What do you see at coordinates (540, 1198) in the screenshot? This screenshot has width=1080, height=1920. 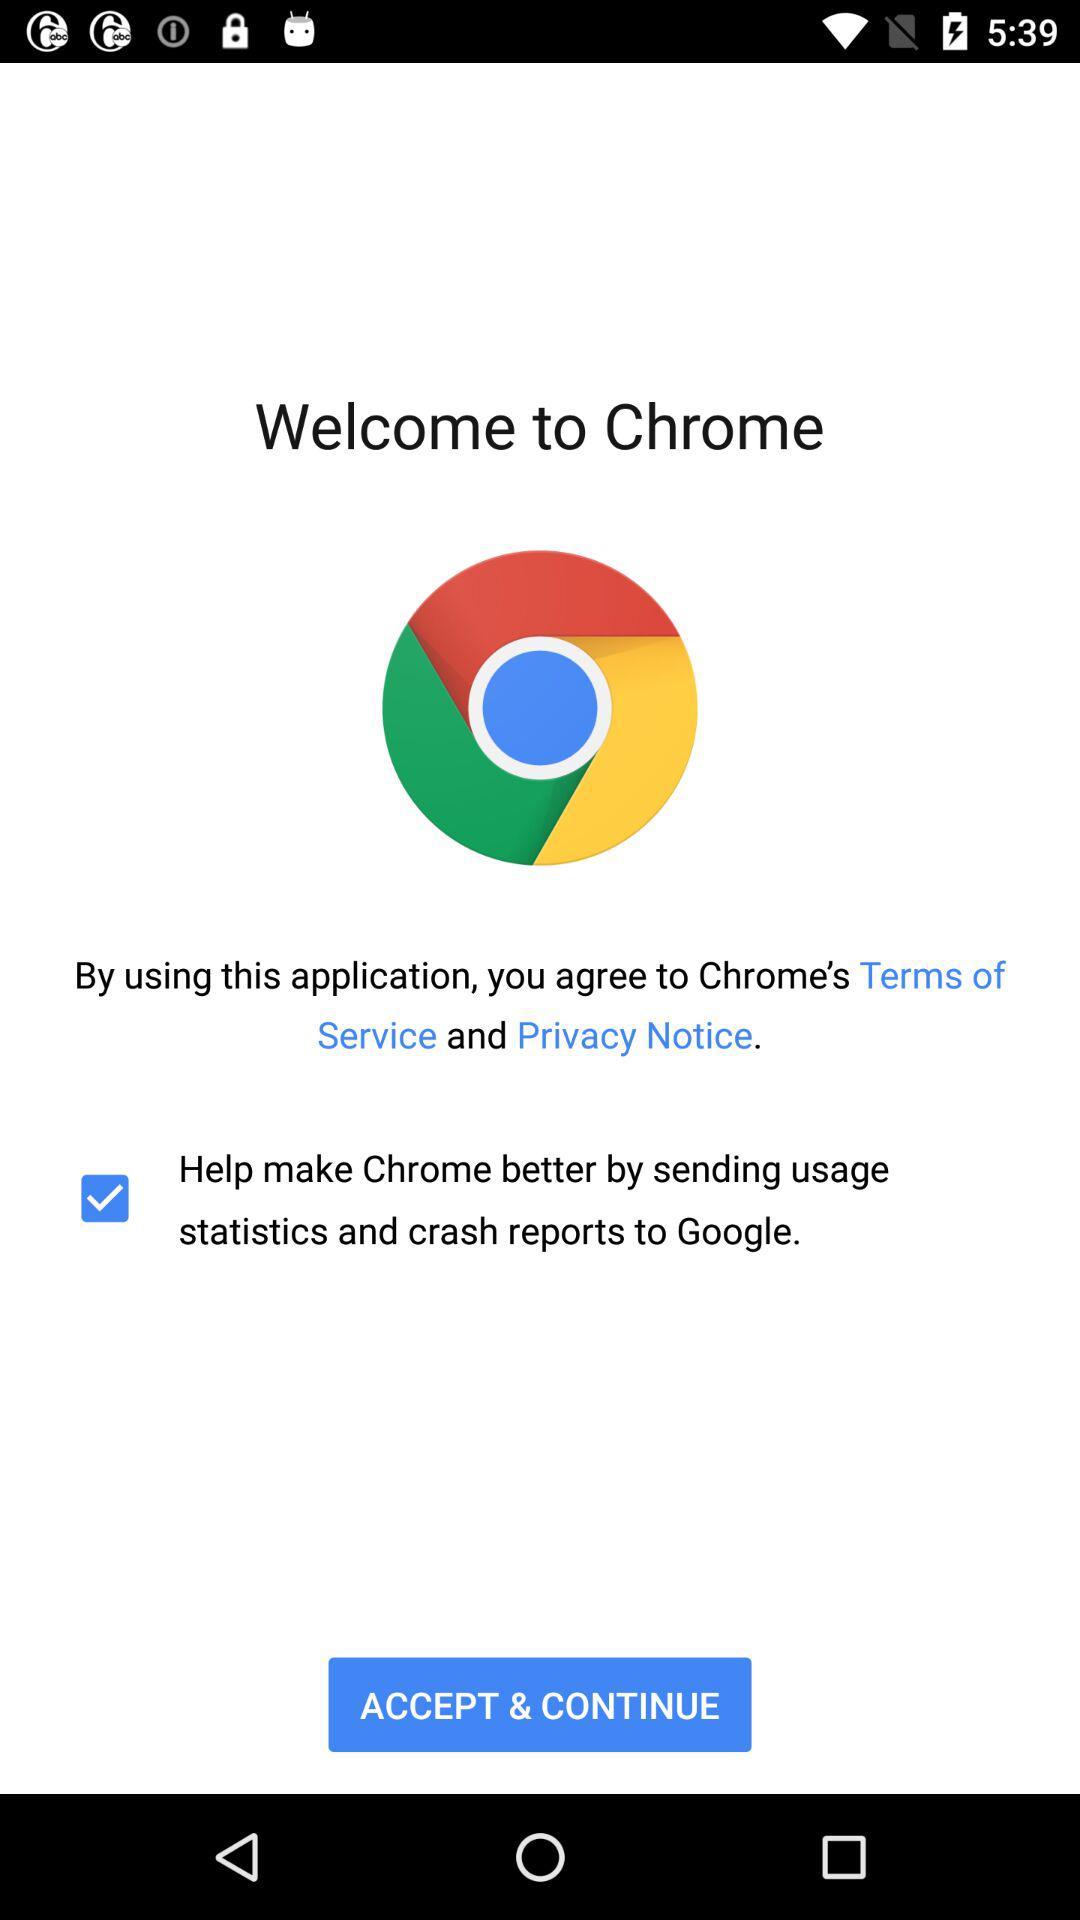 I see `the help make chrome icon` at bounding box center [540, 1198].